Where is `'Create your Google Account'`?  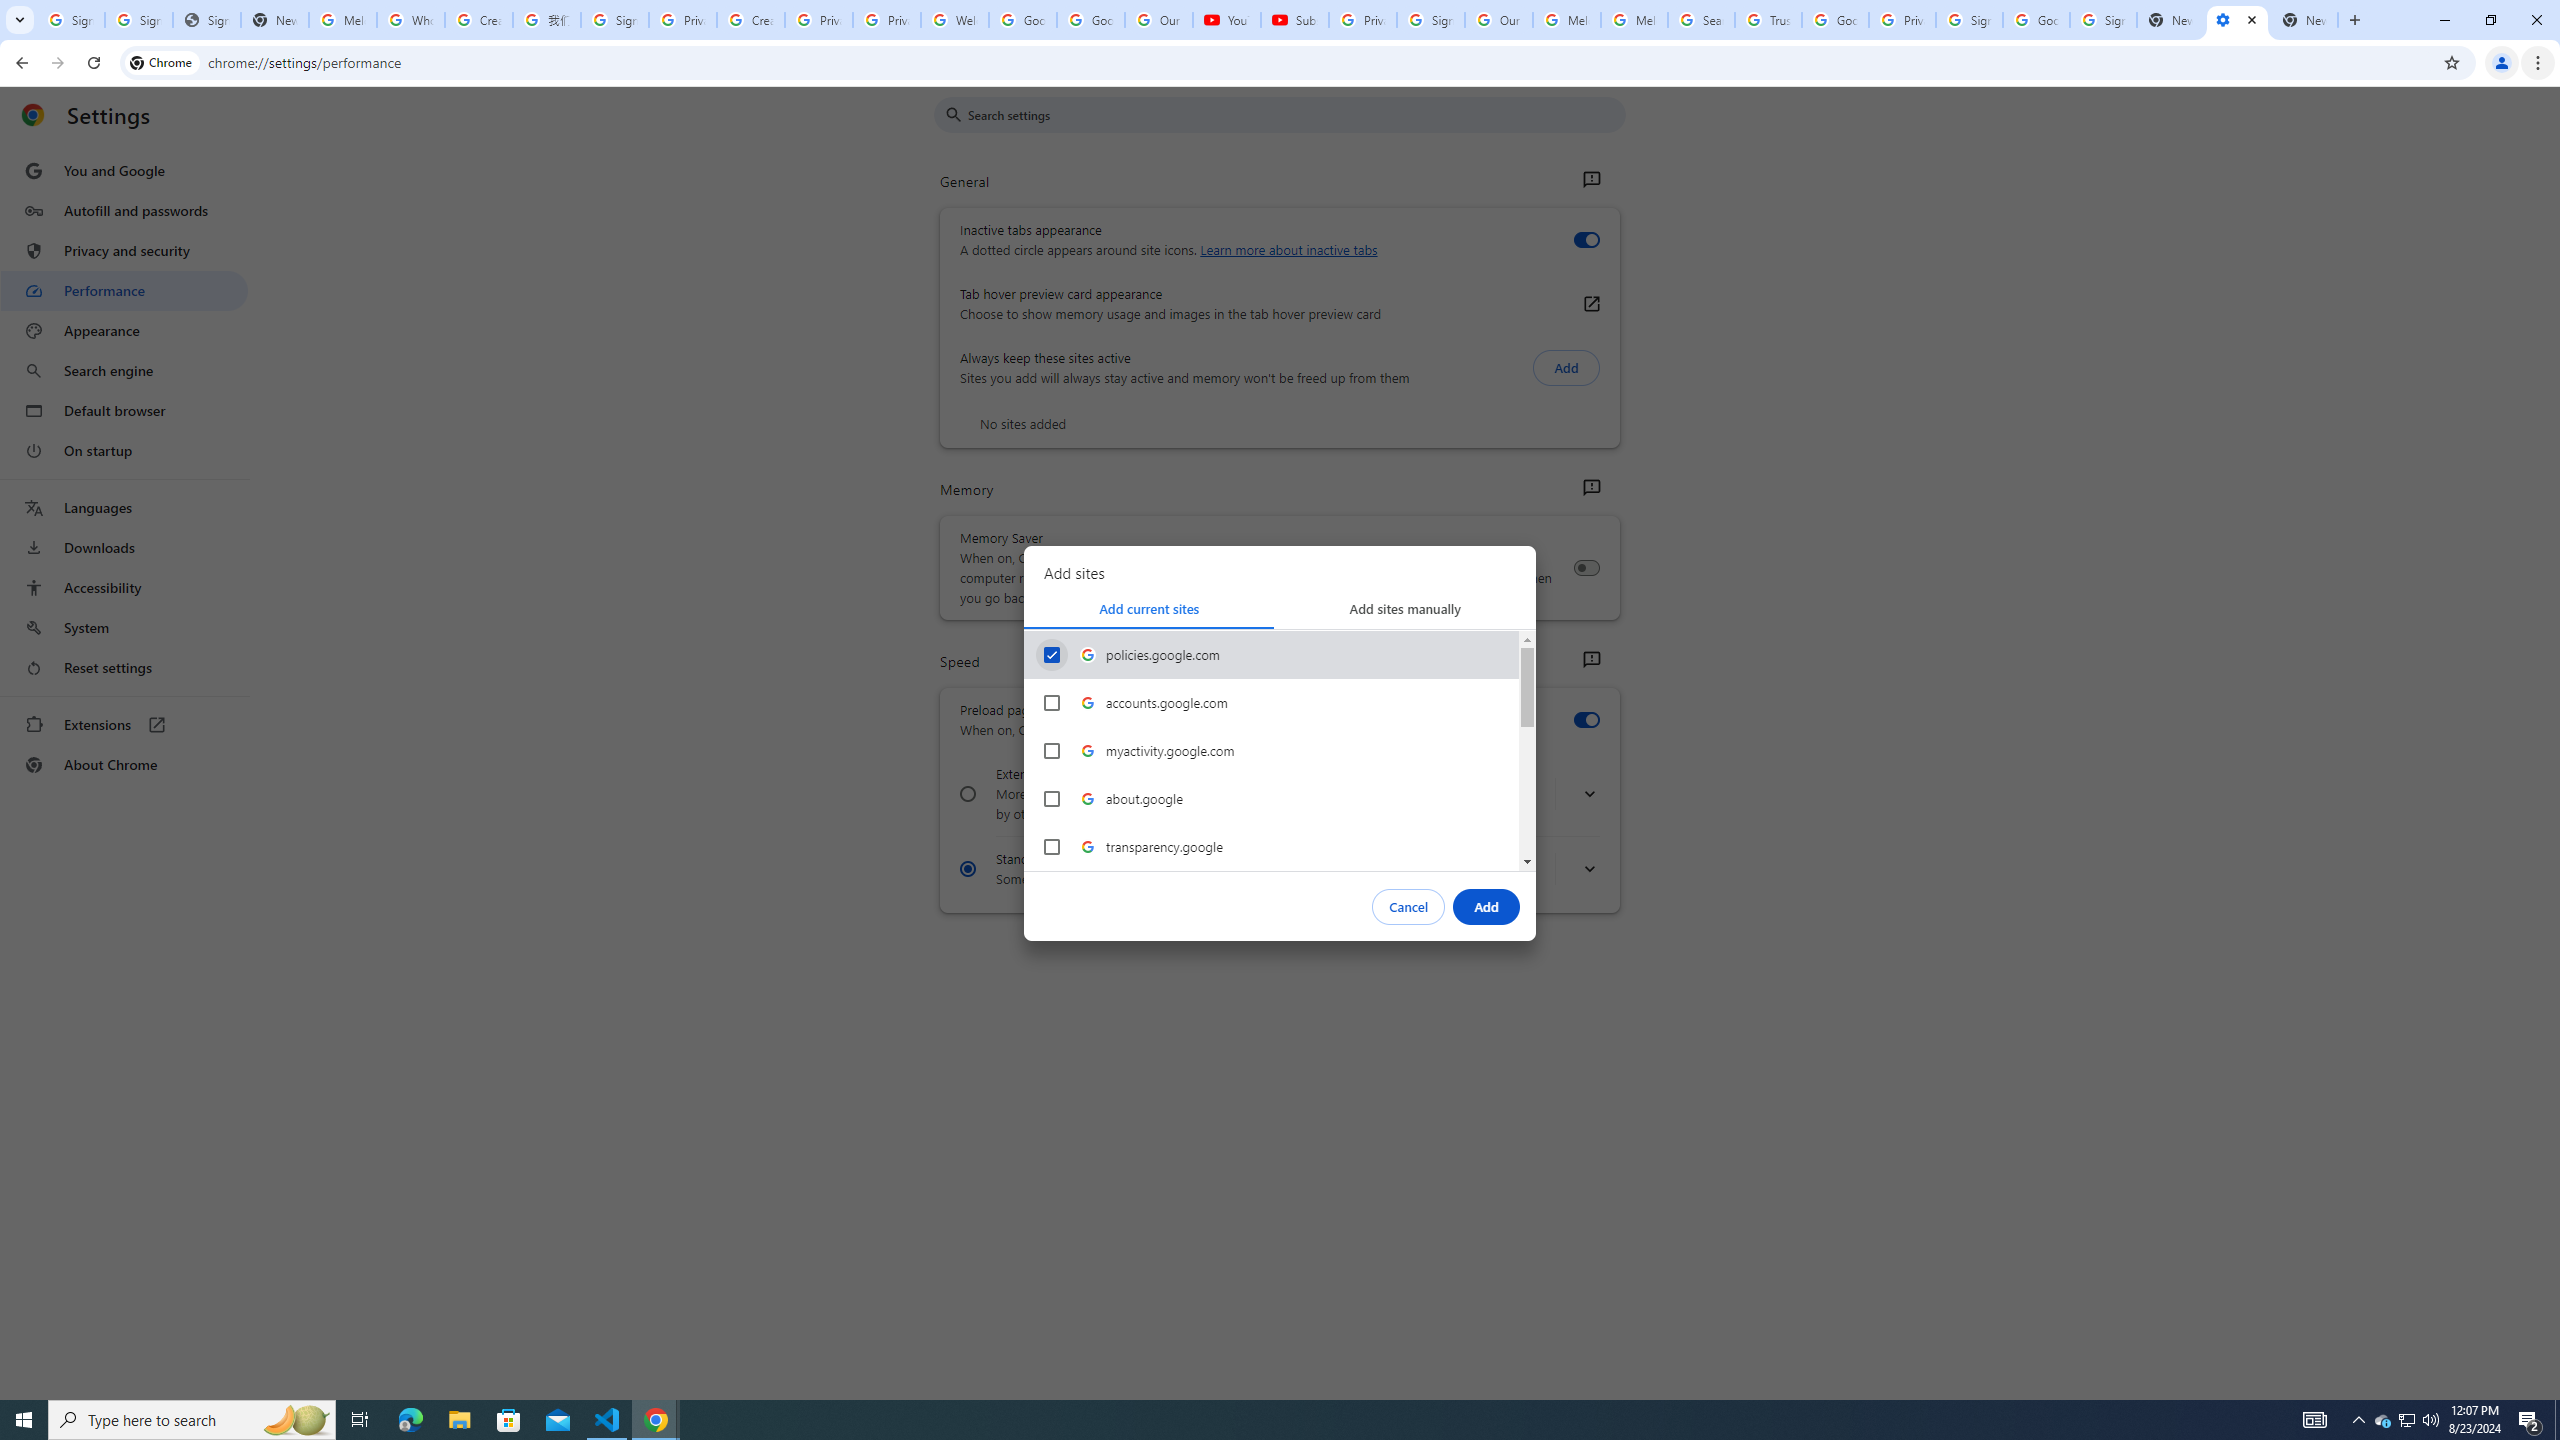
'Create your Google Account' is located at coordinates (750, 19).